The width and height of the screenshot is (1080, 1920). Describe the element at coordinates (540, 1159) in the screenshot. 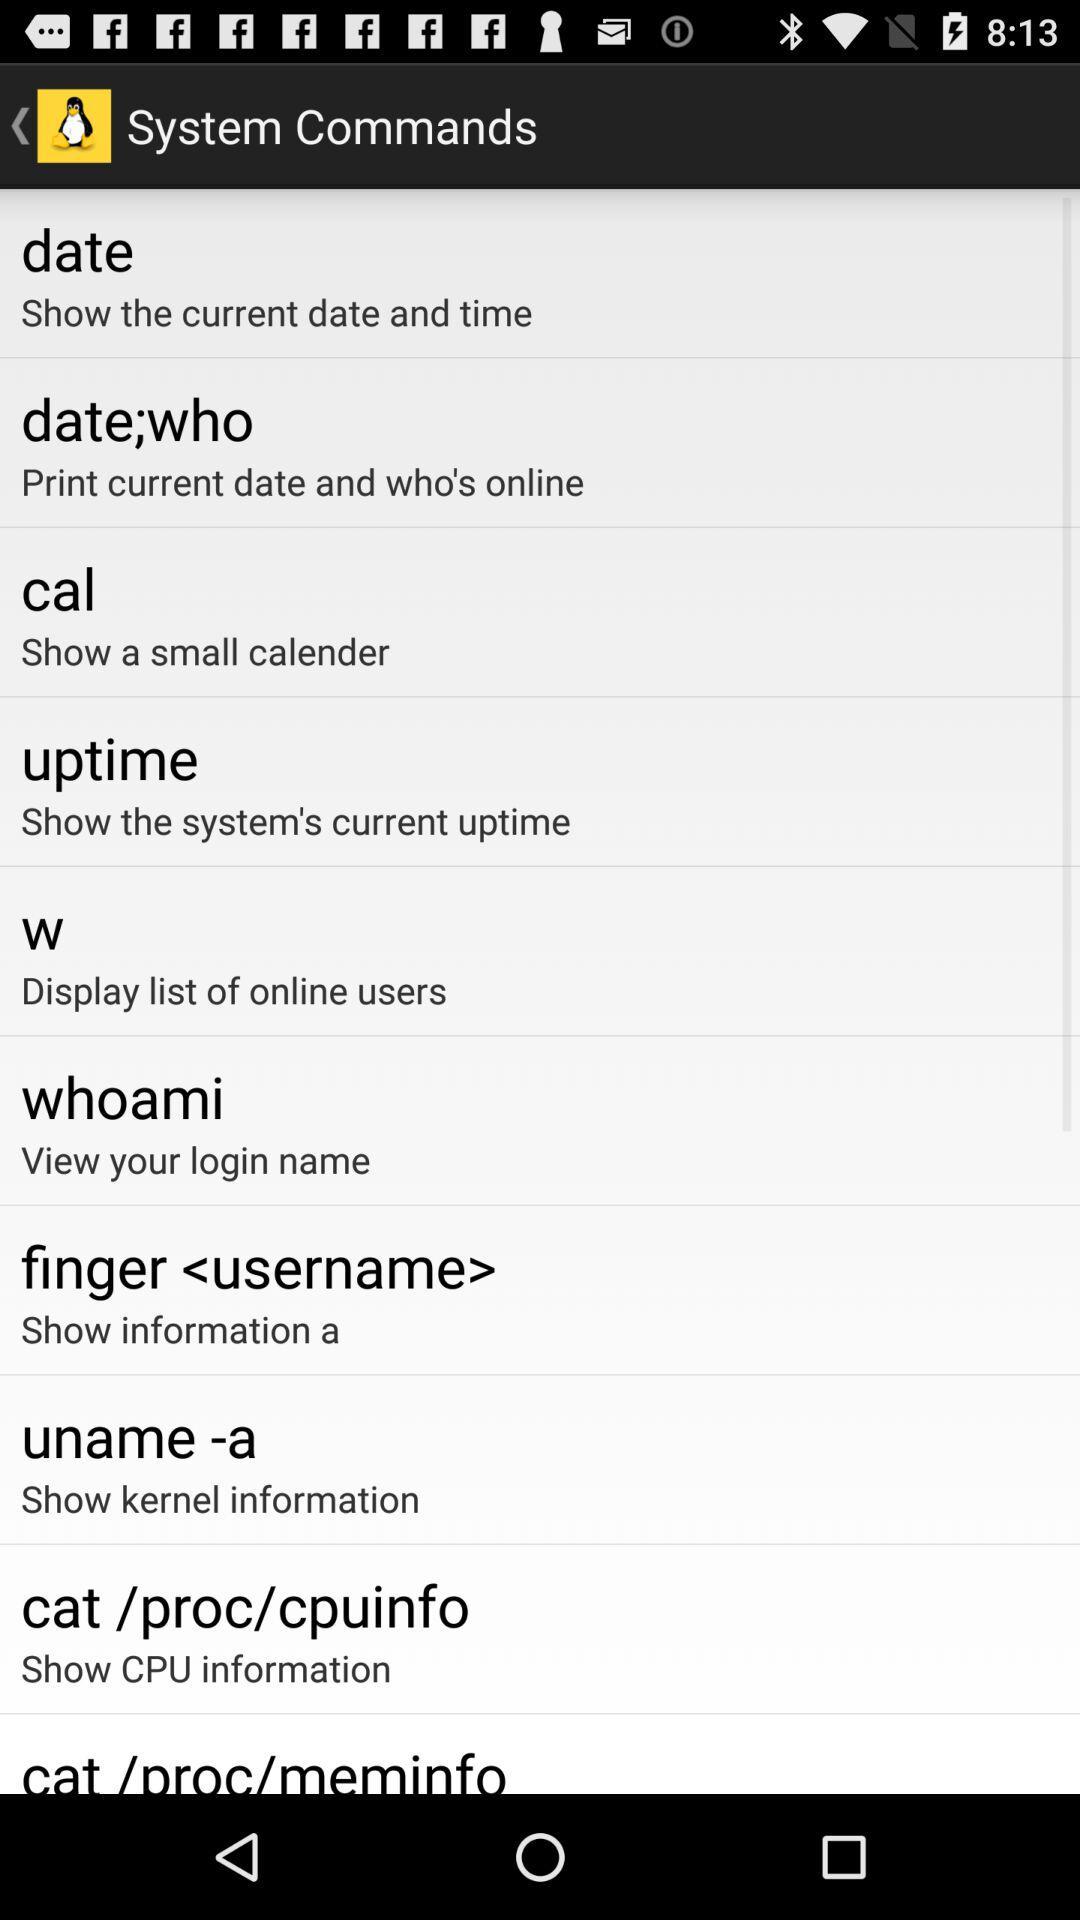

I see `view your login app` at that location.